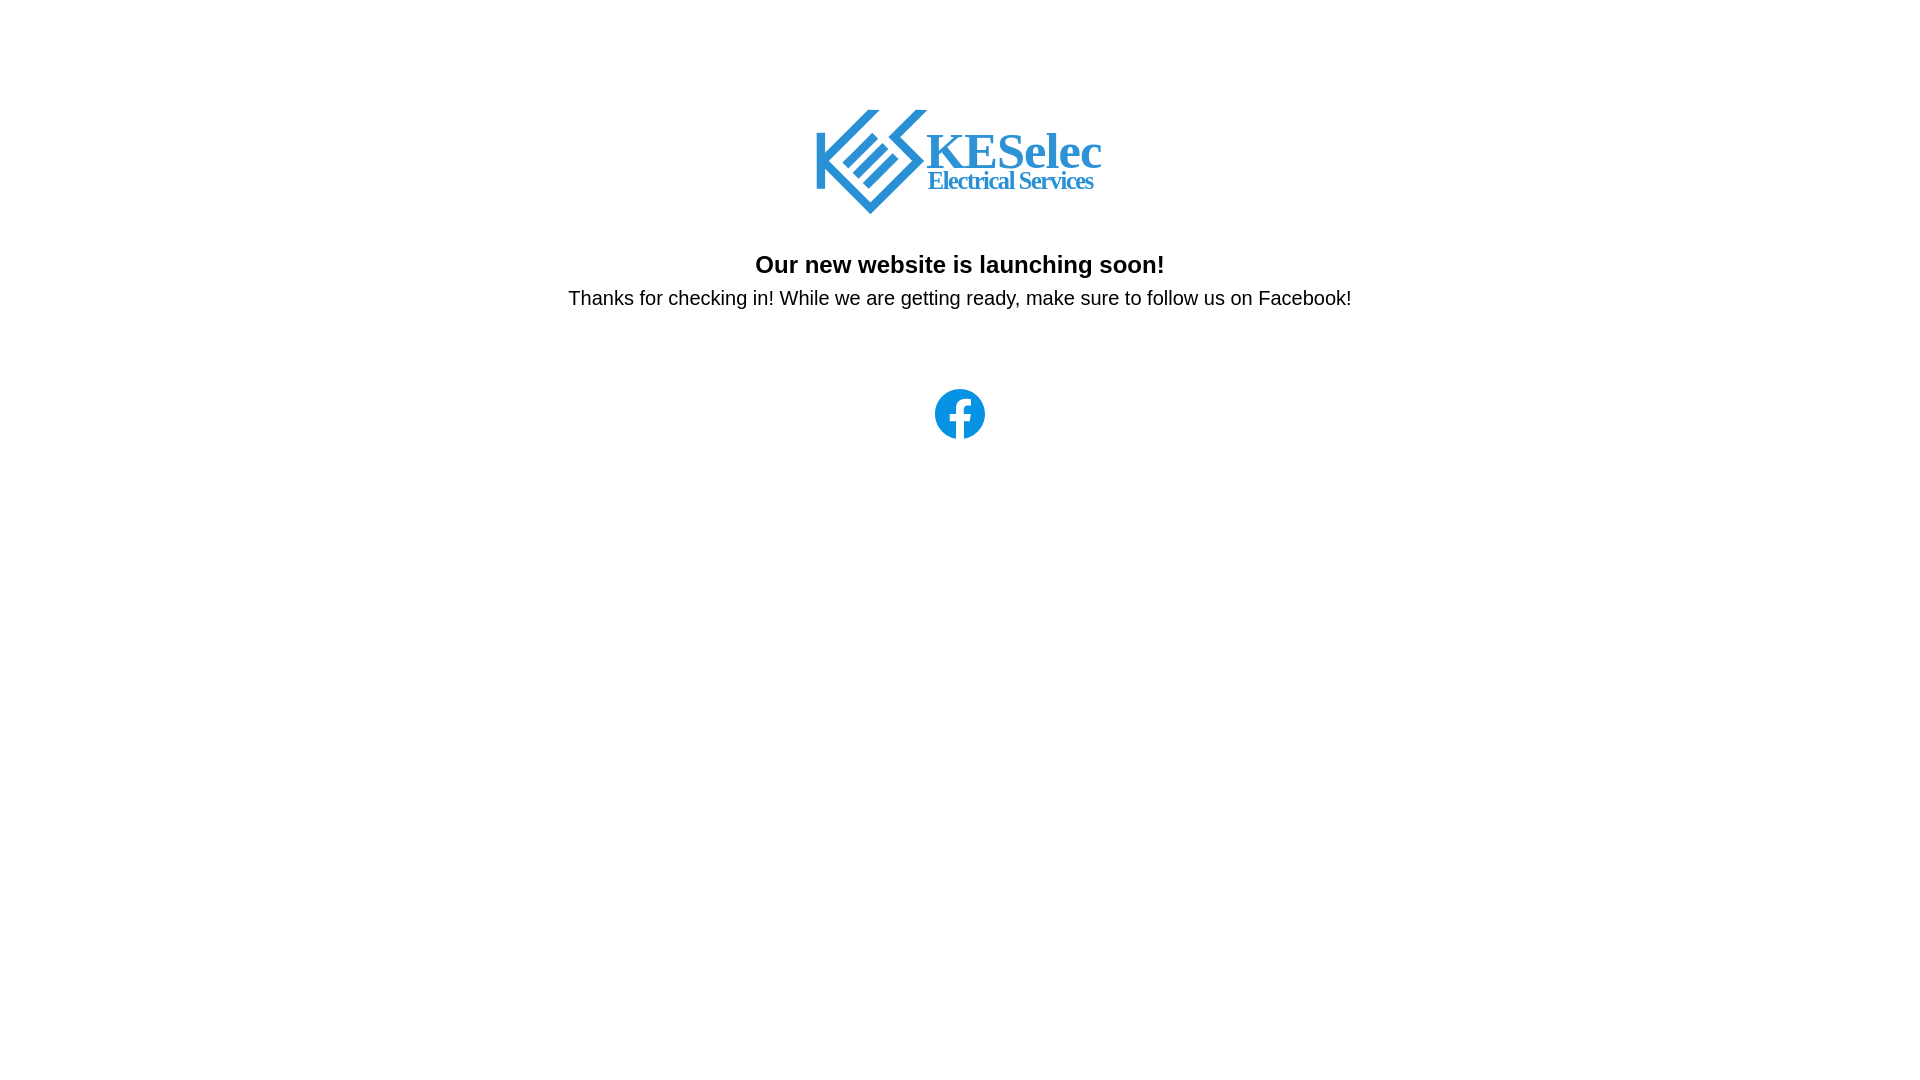  I want to click on 'Facebook', so click(960, 412).